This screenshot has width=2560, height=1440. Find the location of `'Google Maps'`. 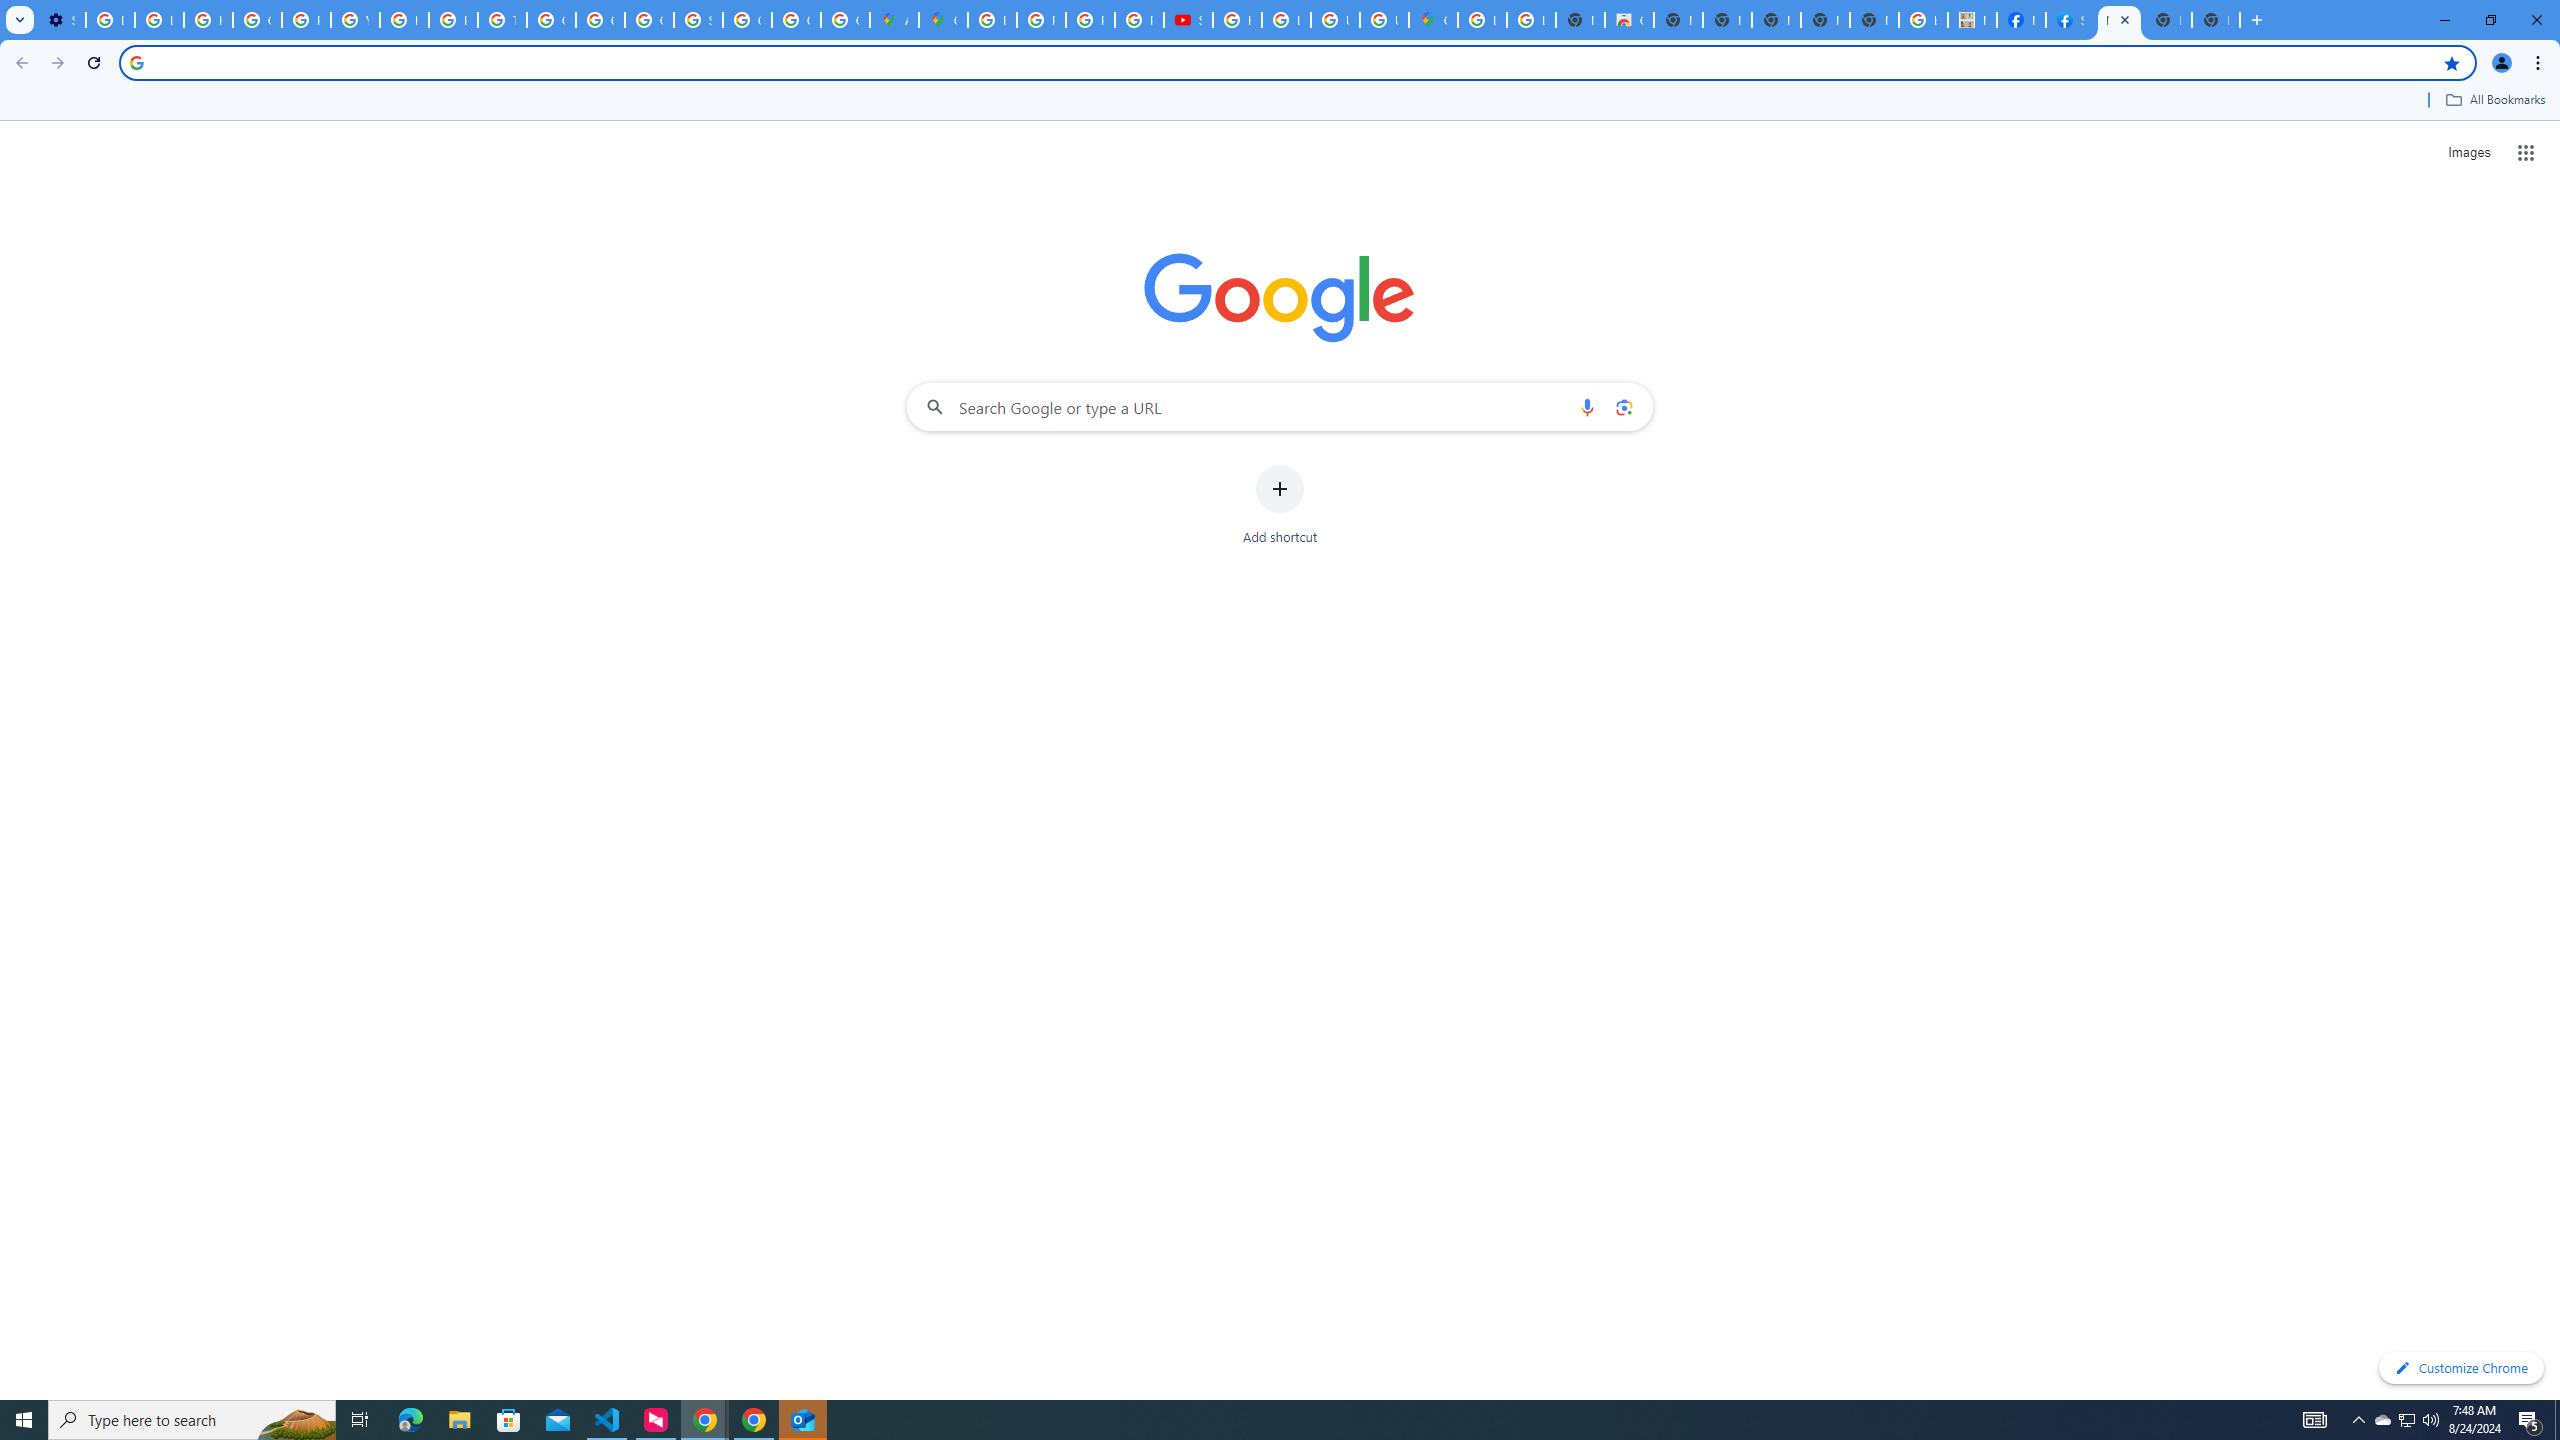

'Google Maps' is located at coordinates (942, 19).